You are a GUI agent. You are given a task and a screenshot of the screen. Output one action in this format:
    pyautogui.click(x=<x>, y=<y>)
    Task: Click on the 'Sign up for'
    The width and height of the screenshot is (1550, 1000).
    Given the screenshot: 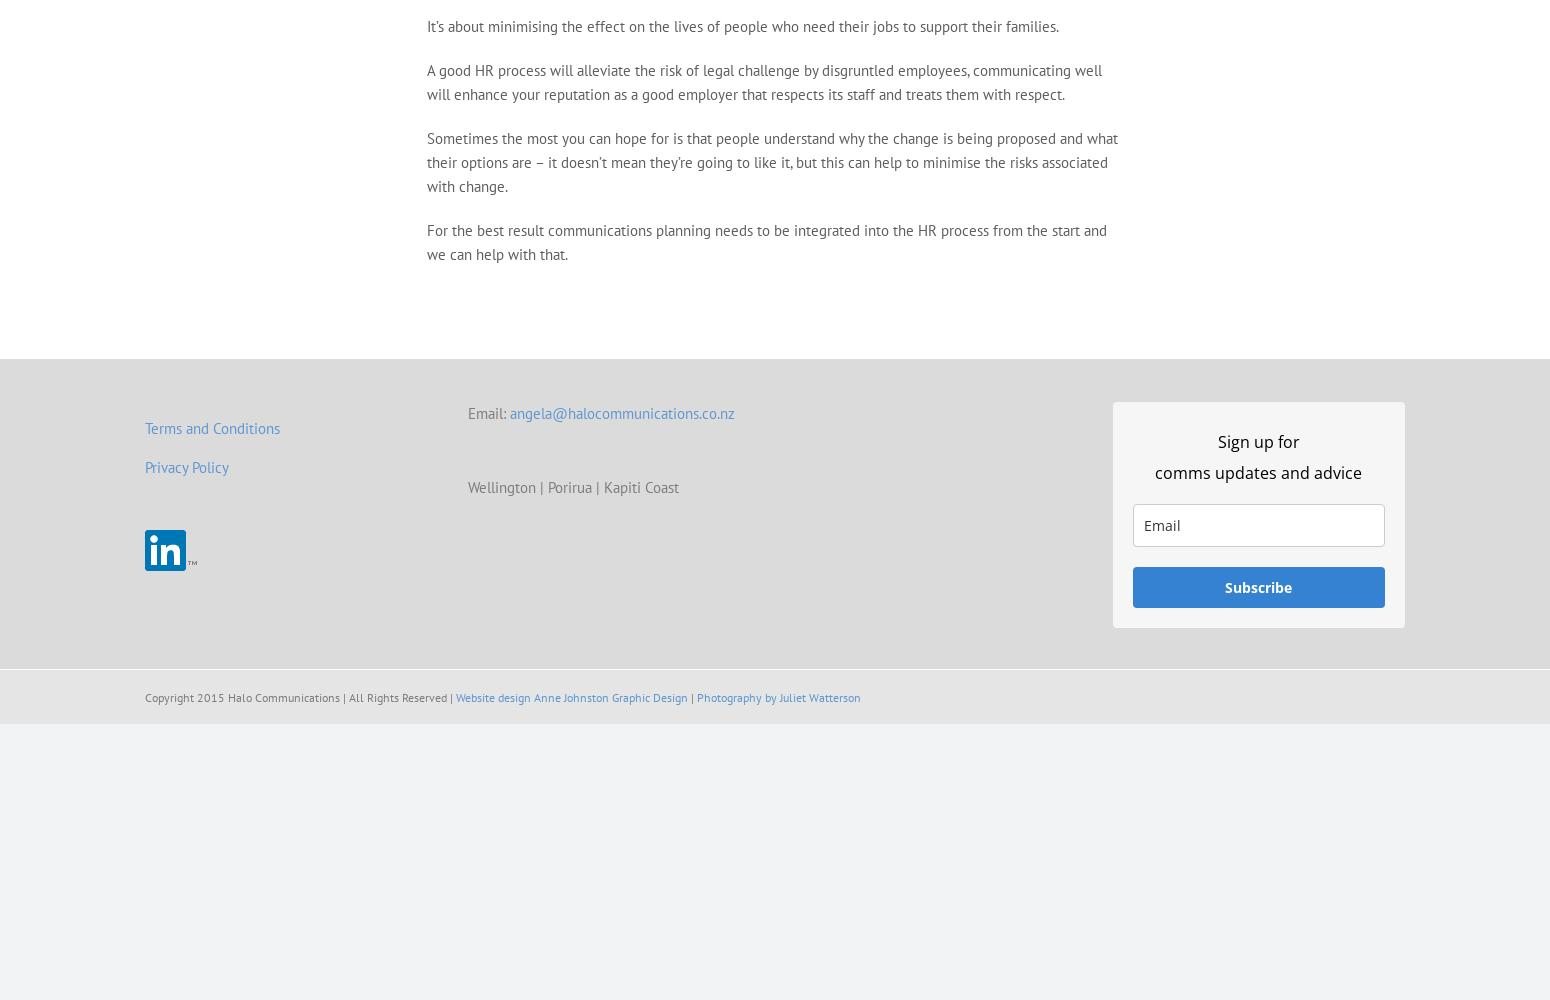 What is the action you would take?
    pyautogui.click(x=1256, y=441)
    